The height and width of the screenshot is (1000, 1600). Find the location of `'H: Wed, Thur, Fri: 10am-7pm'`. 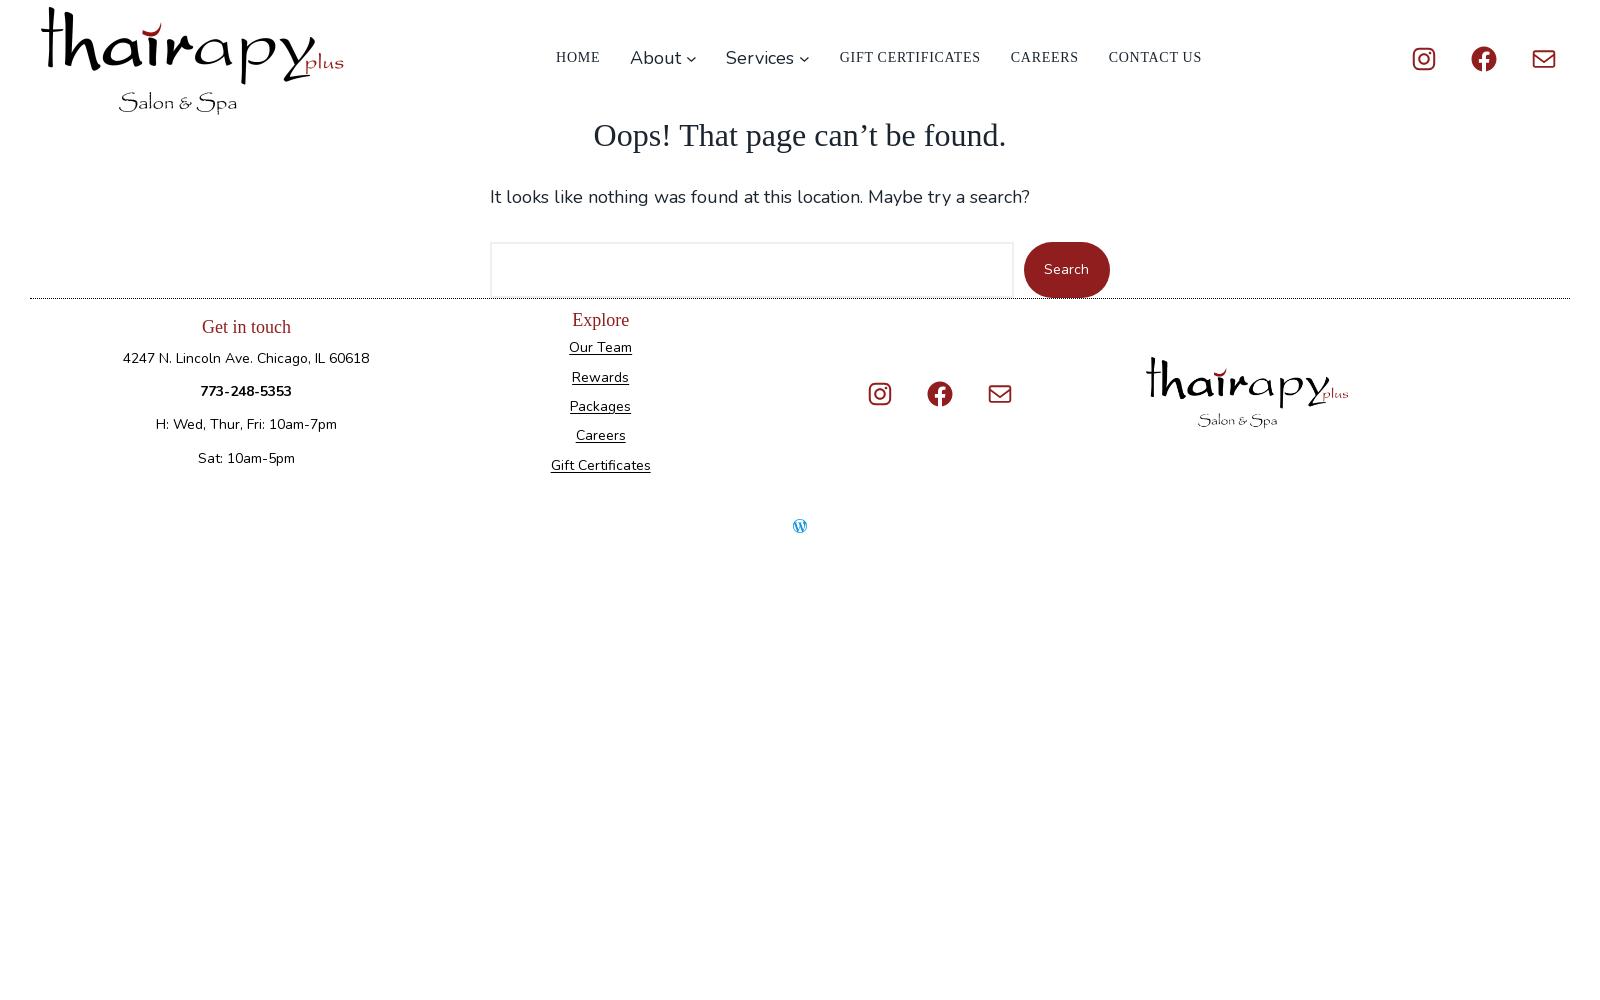

'H: Wed, Thur, Fri: 10am-7pm' is located at coordinates (245, 424).